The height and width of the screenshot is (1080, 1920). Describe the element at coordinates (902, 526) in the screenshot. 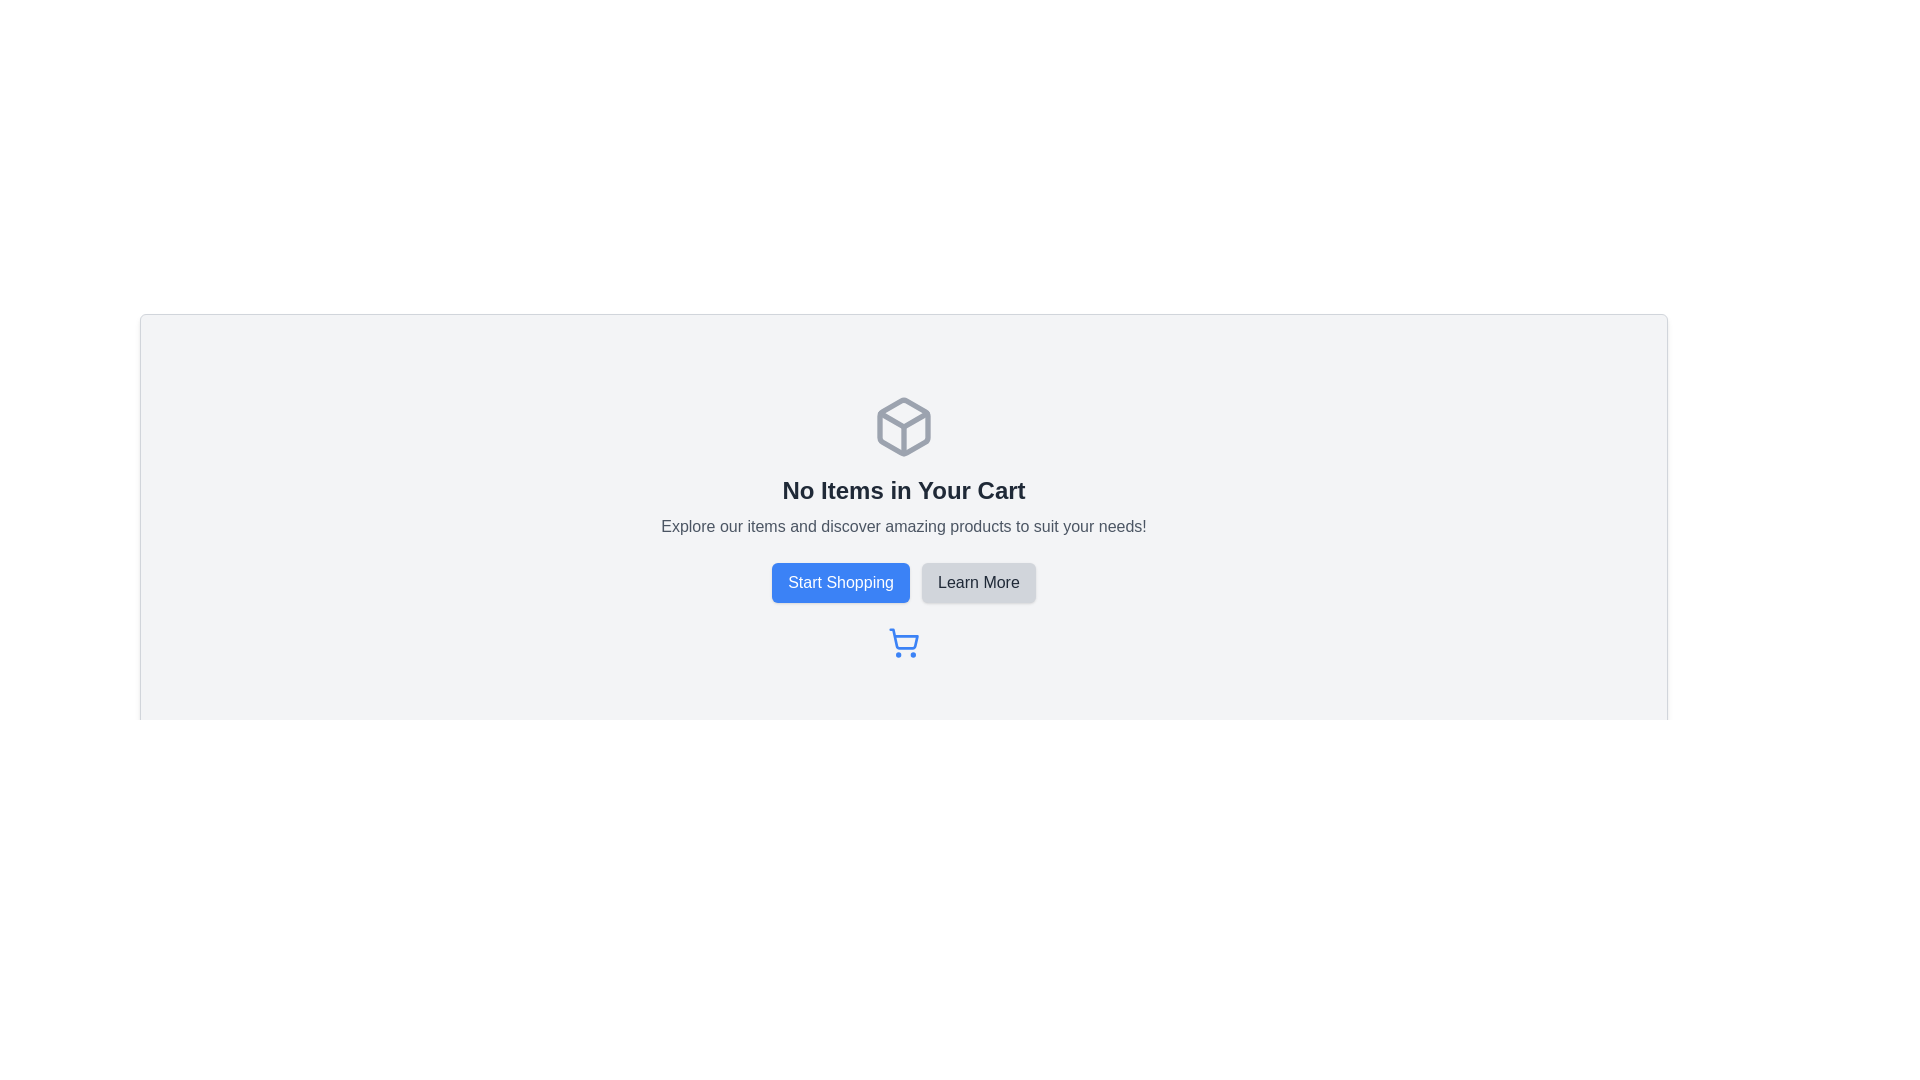

I see `the text display that reads 'Explore our items and discover amazing products to suit your needs!', which is located immediately beneath the title 'No Items in Your Cart'` at that location.